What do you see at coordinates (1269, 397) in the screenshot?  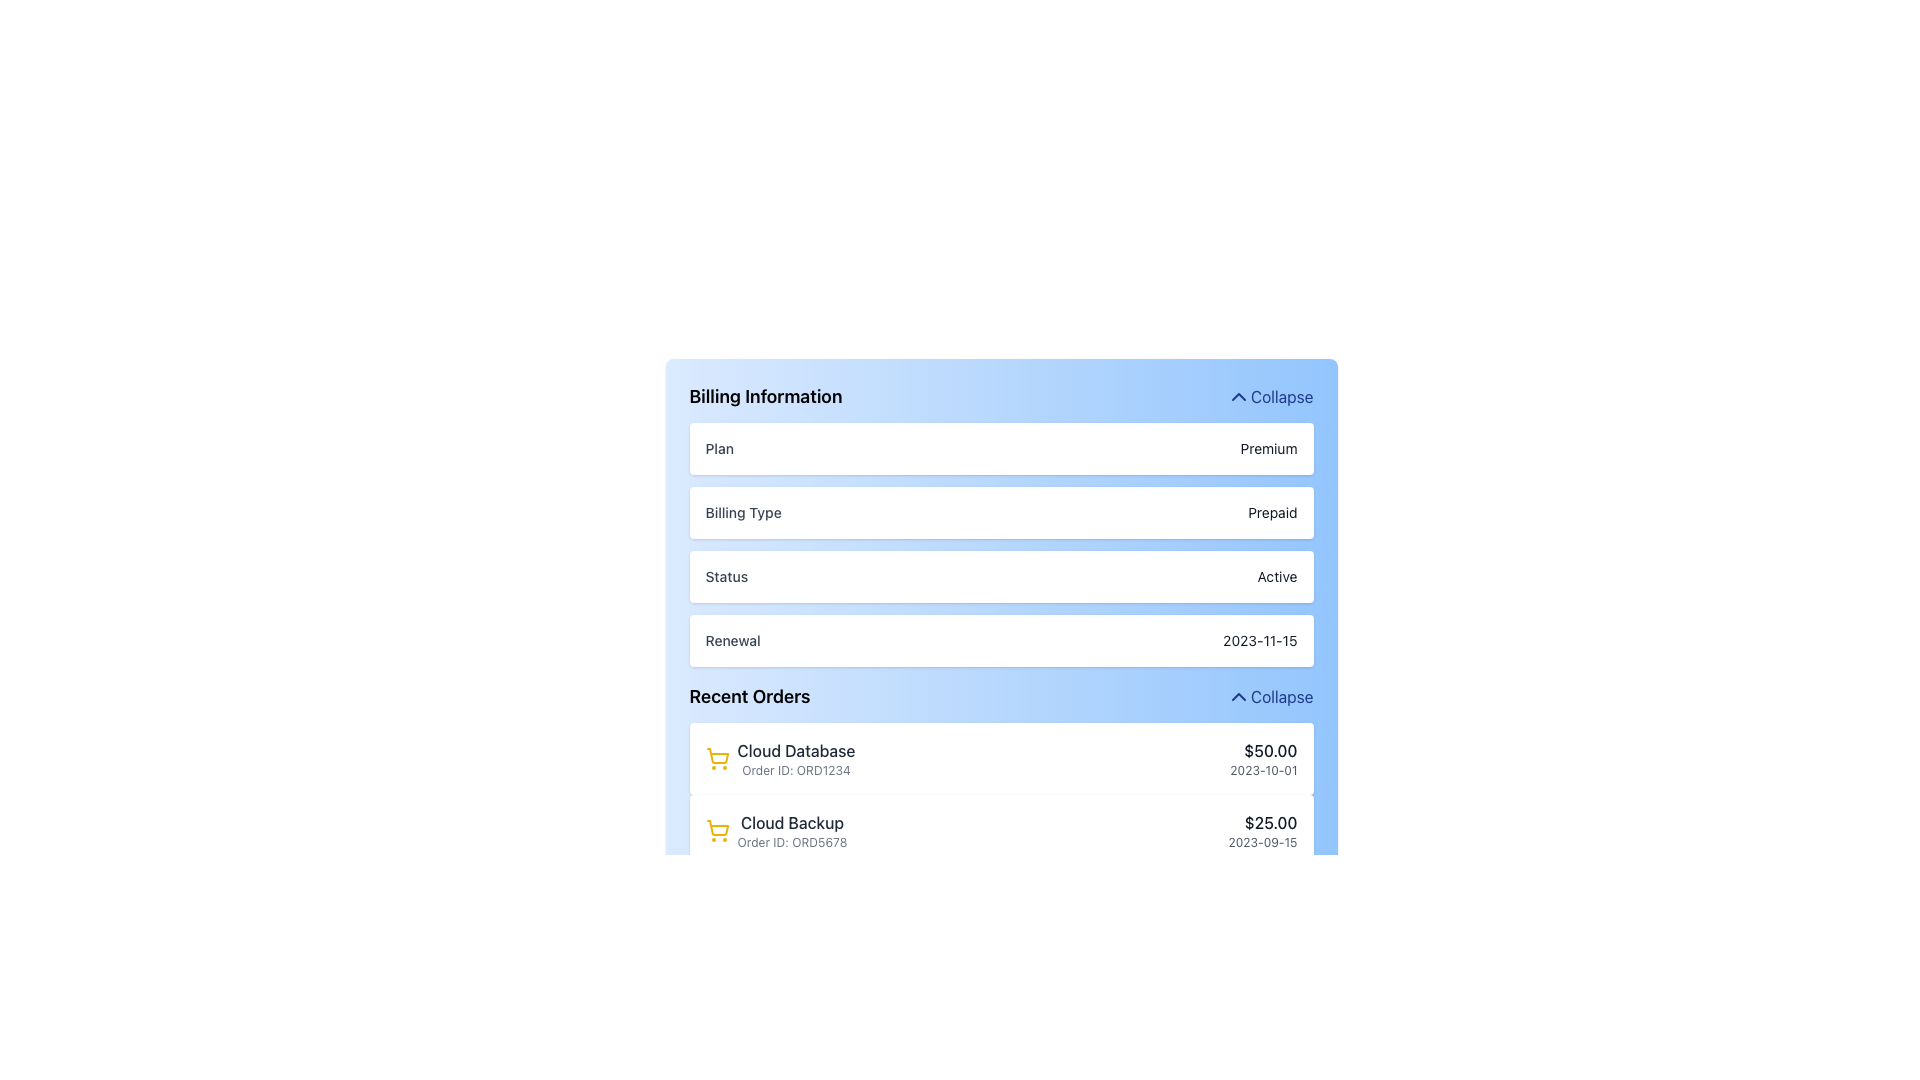 I see `the 'Collapse' interactive toggleable label with an upward-pointing chevron icon, located at the top-right corner of the 'Billing Information' section` at bounding box center [1269, 397].